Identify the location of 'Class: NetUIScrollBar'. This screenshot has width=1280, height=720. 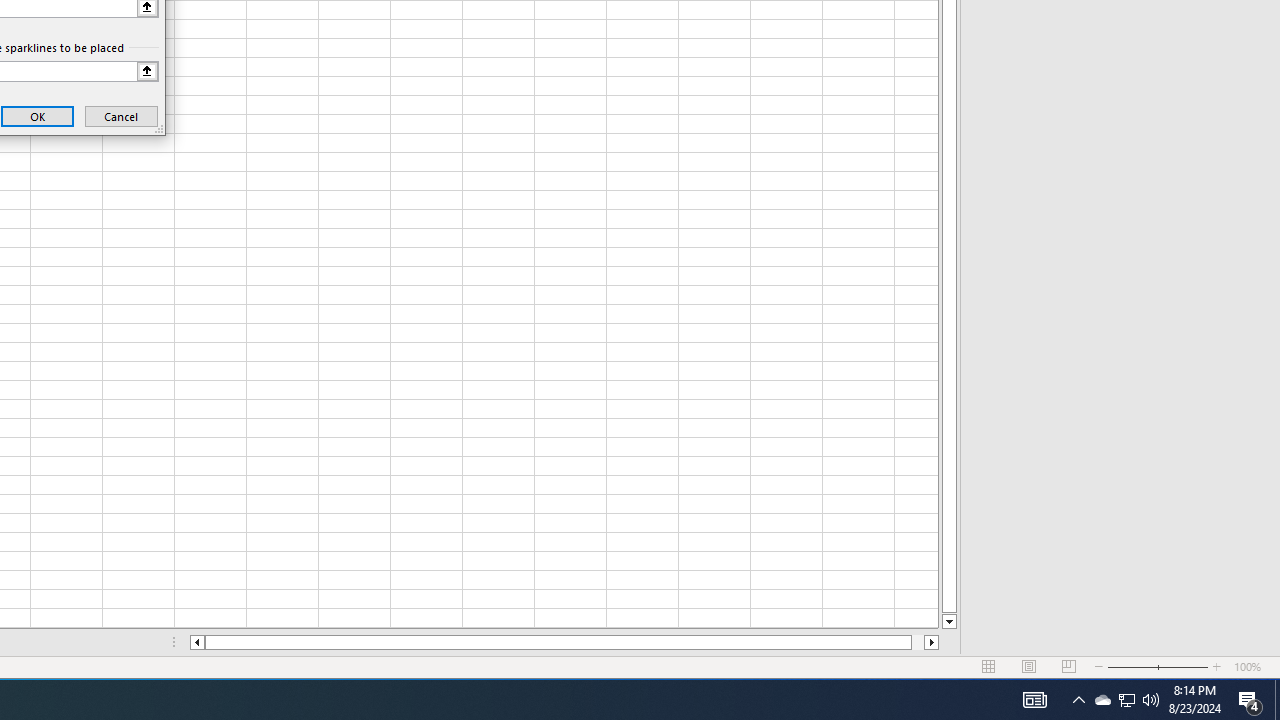
(563, 642).